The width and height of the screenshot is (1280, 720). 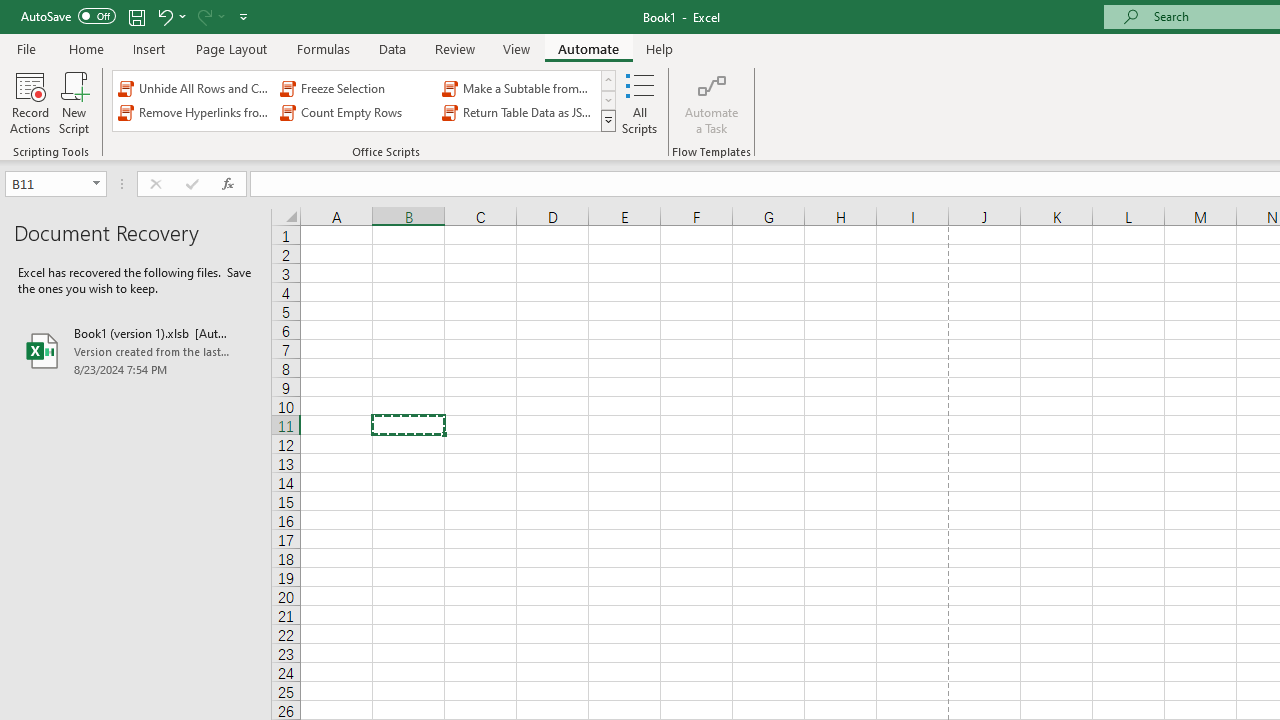 What do you see at coordinates (30, 103) in the screenshot?
I see `'Record Actions'` at bounding box center [30, 103].